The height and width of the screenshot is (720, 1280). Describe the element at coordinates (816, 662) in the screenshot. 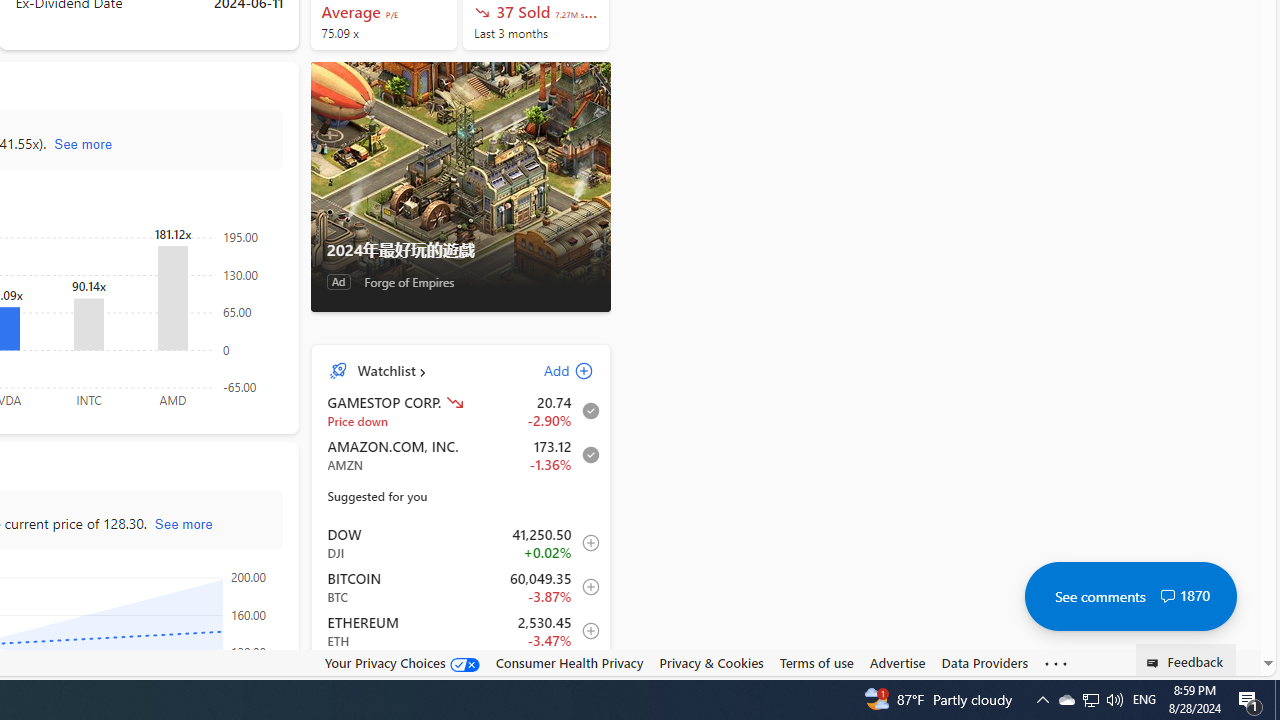

I see `'Terms of use'` at that location.